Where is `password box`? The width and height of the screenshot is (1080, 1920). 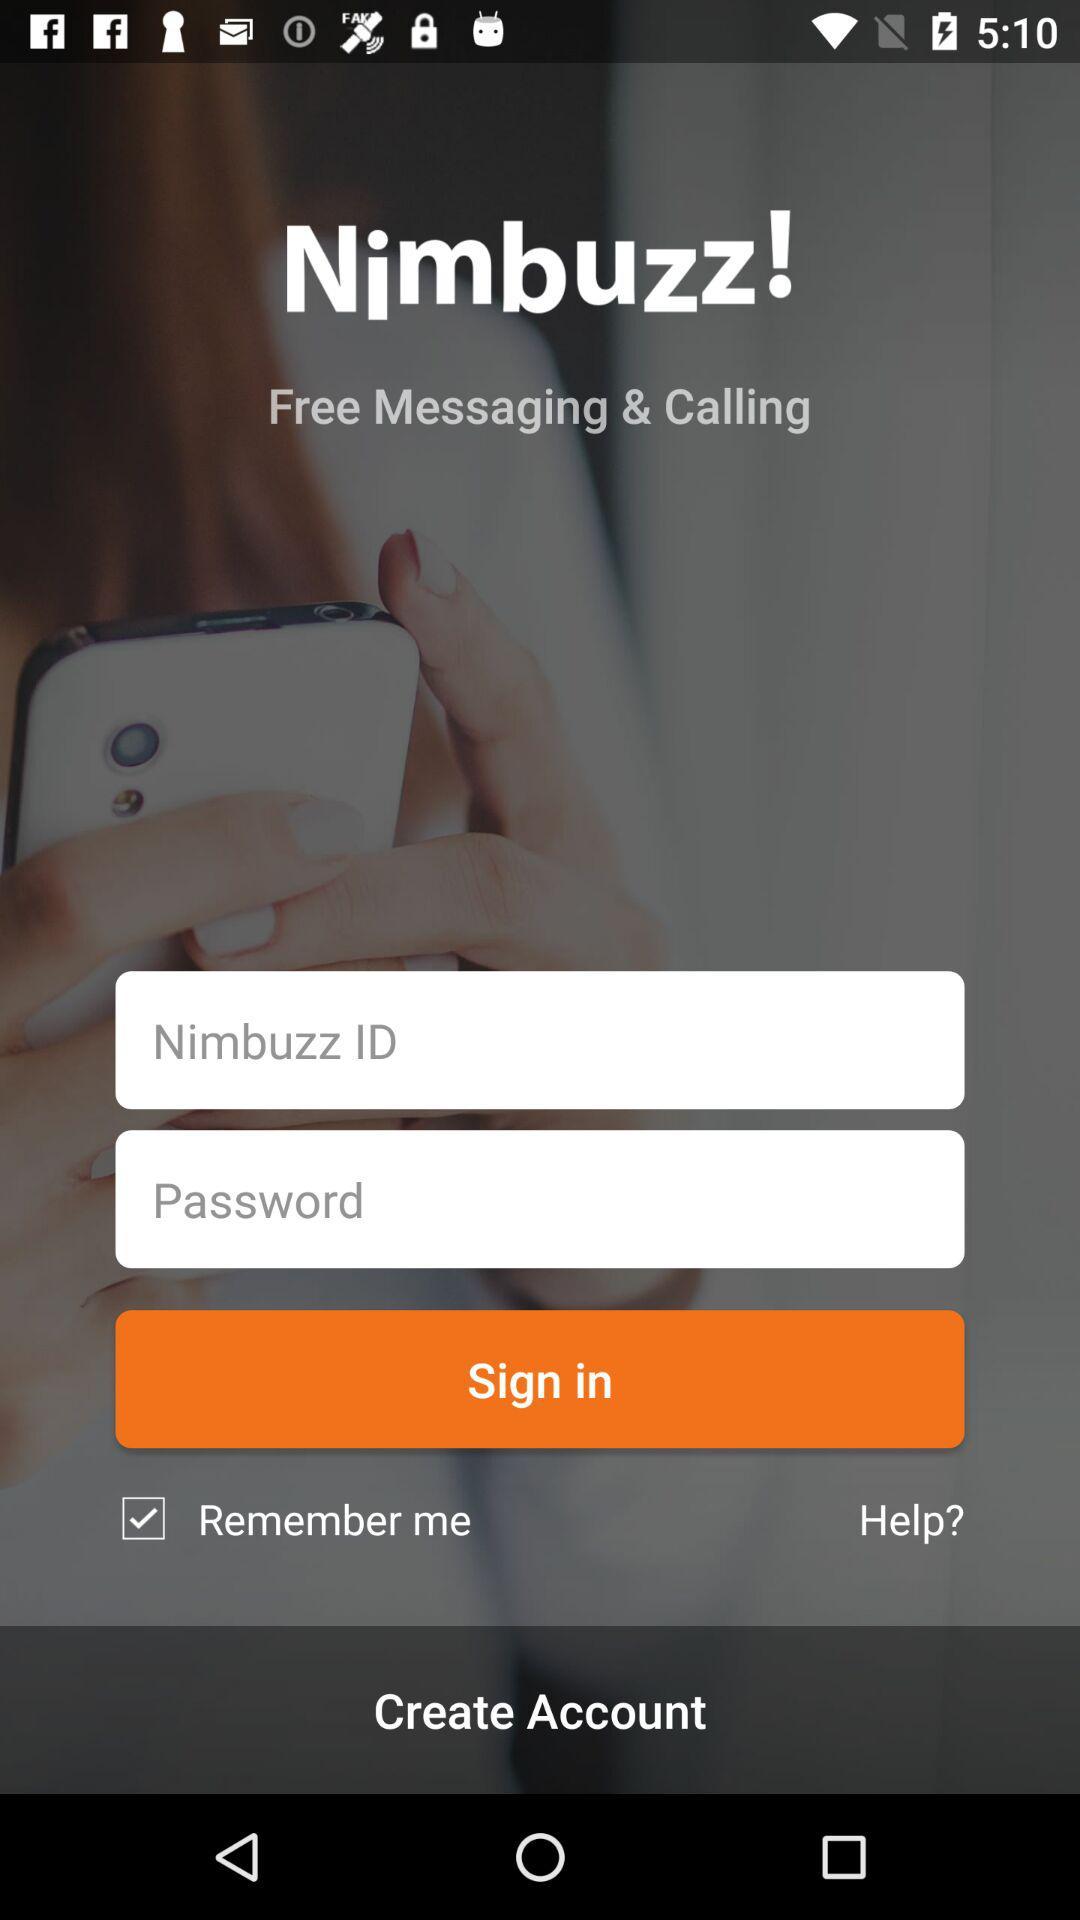
password box is located at coordinates (540, 1199).